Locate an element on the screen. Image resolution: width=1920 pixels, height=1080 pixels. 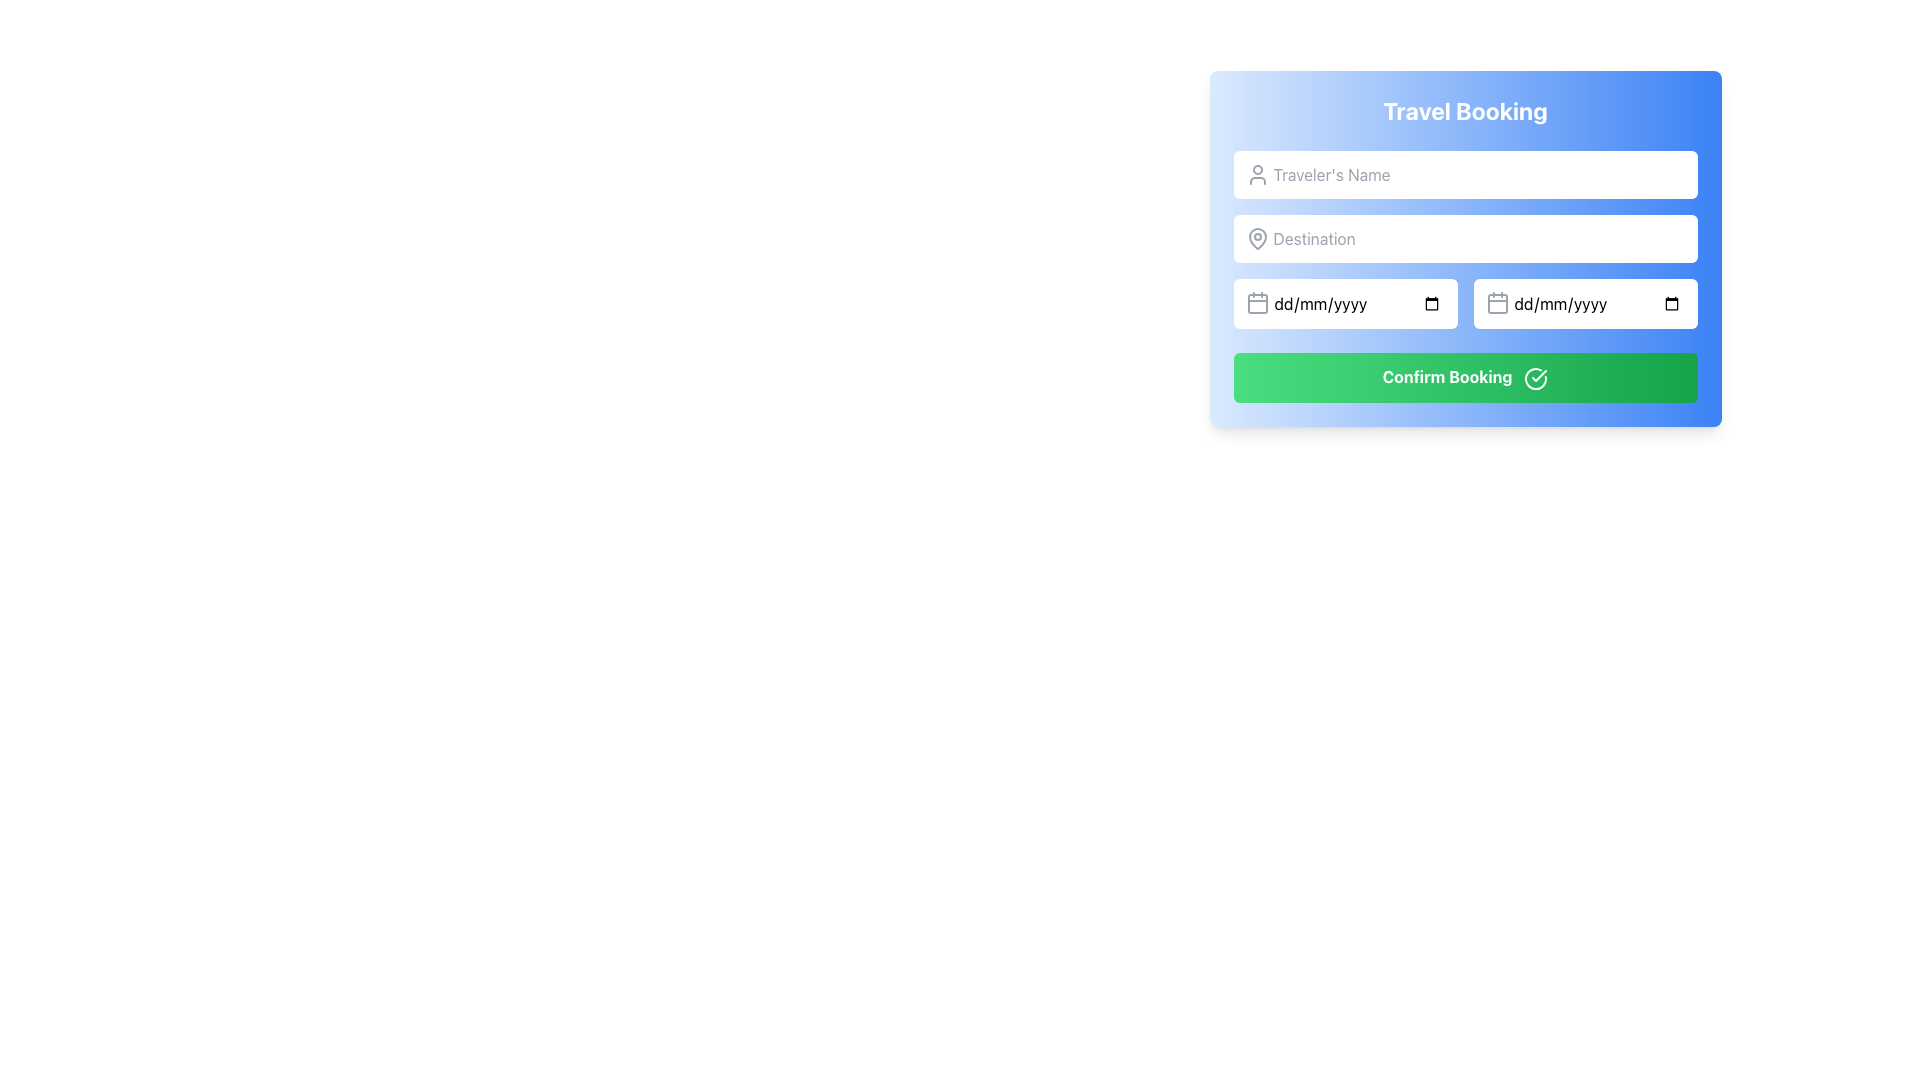
the gray calendar icon located to the left of the date input field under the 'Departure Date' section is located at coordinates (1256, 303).